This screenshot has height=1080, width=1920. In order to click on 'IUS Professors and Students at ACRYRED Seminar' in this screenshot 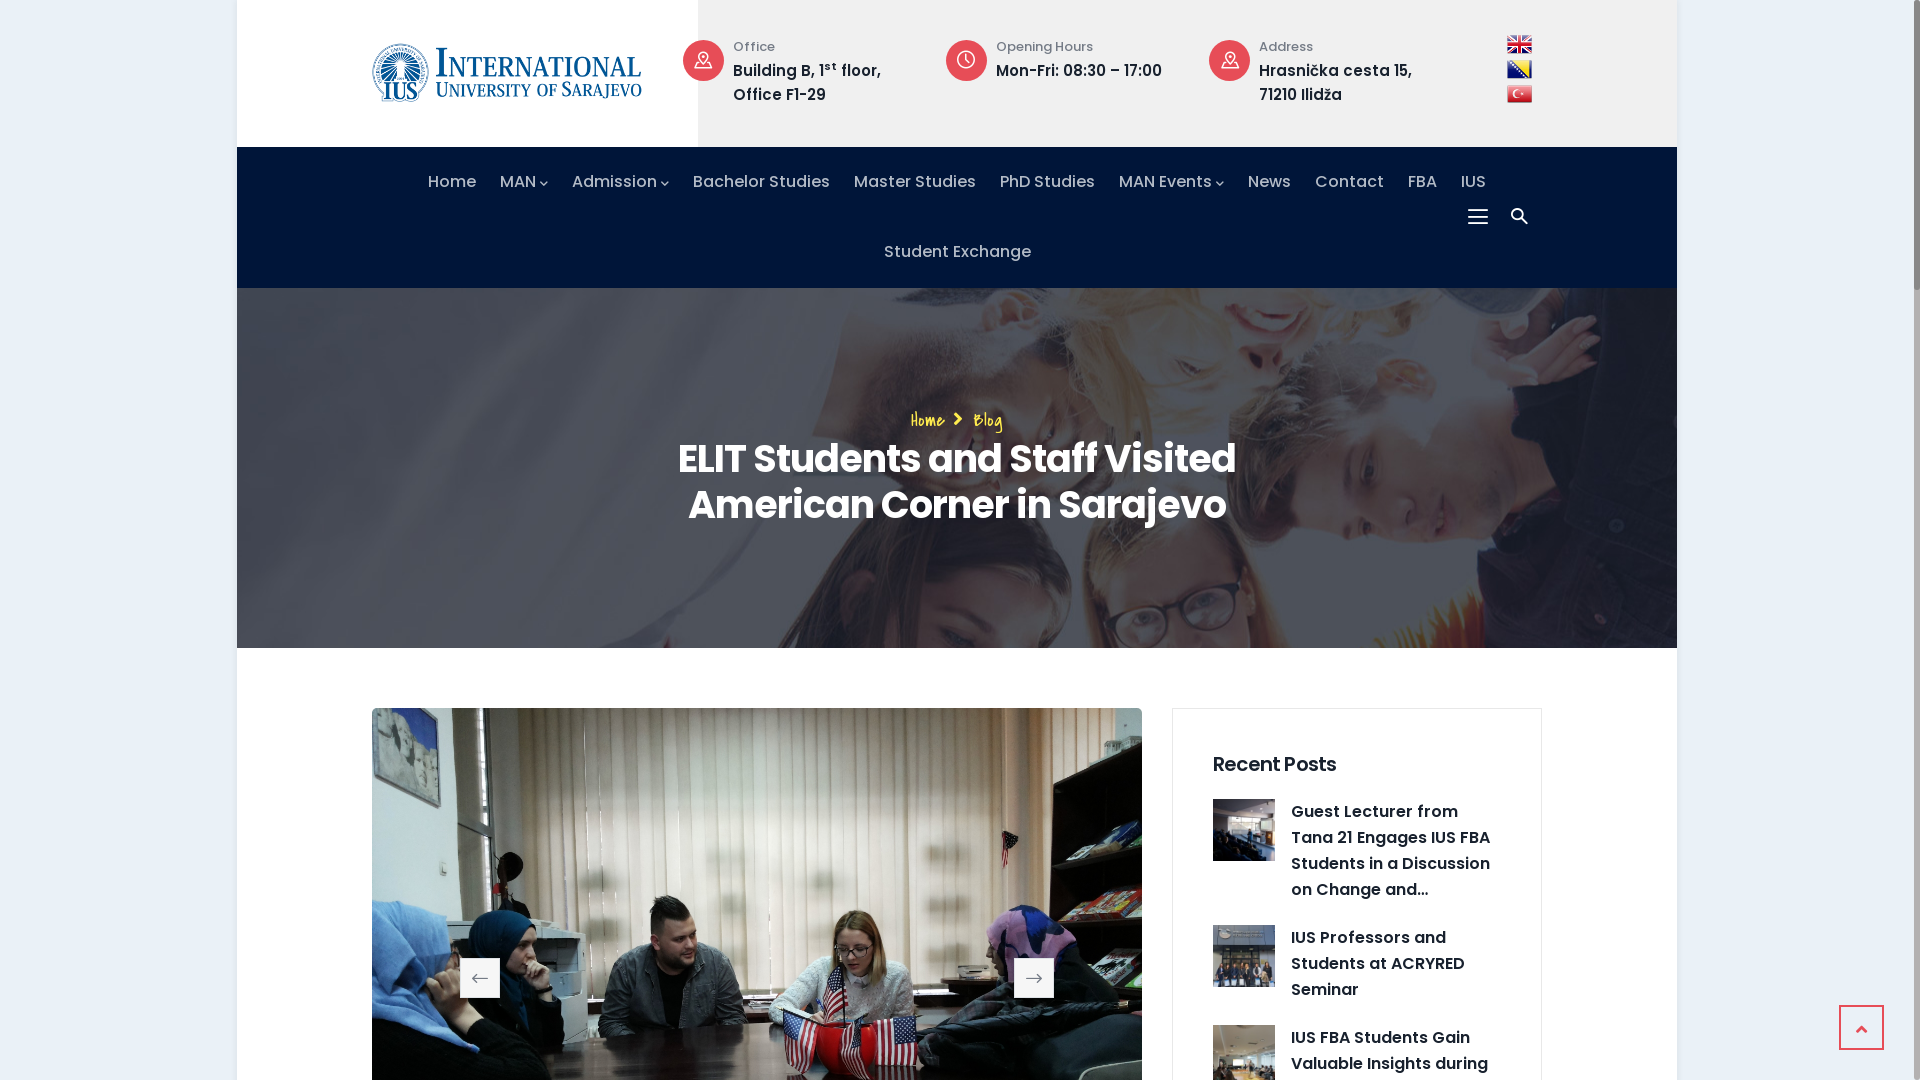, I will do `click(1395, 963)`.